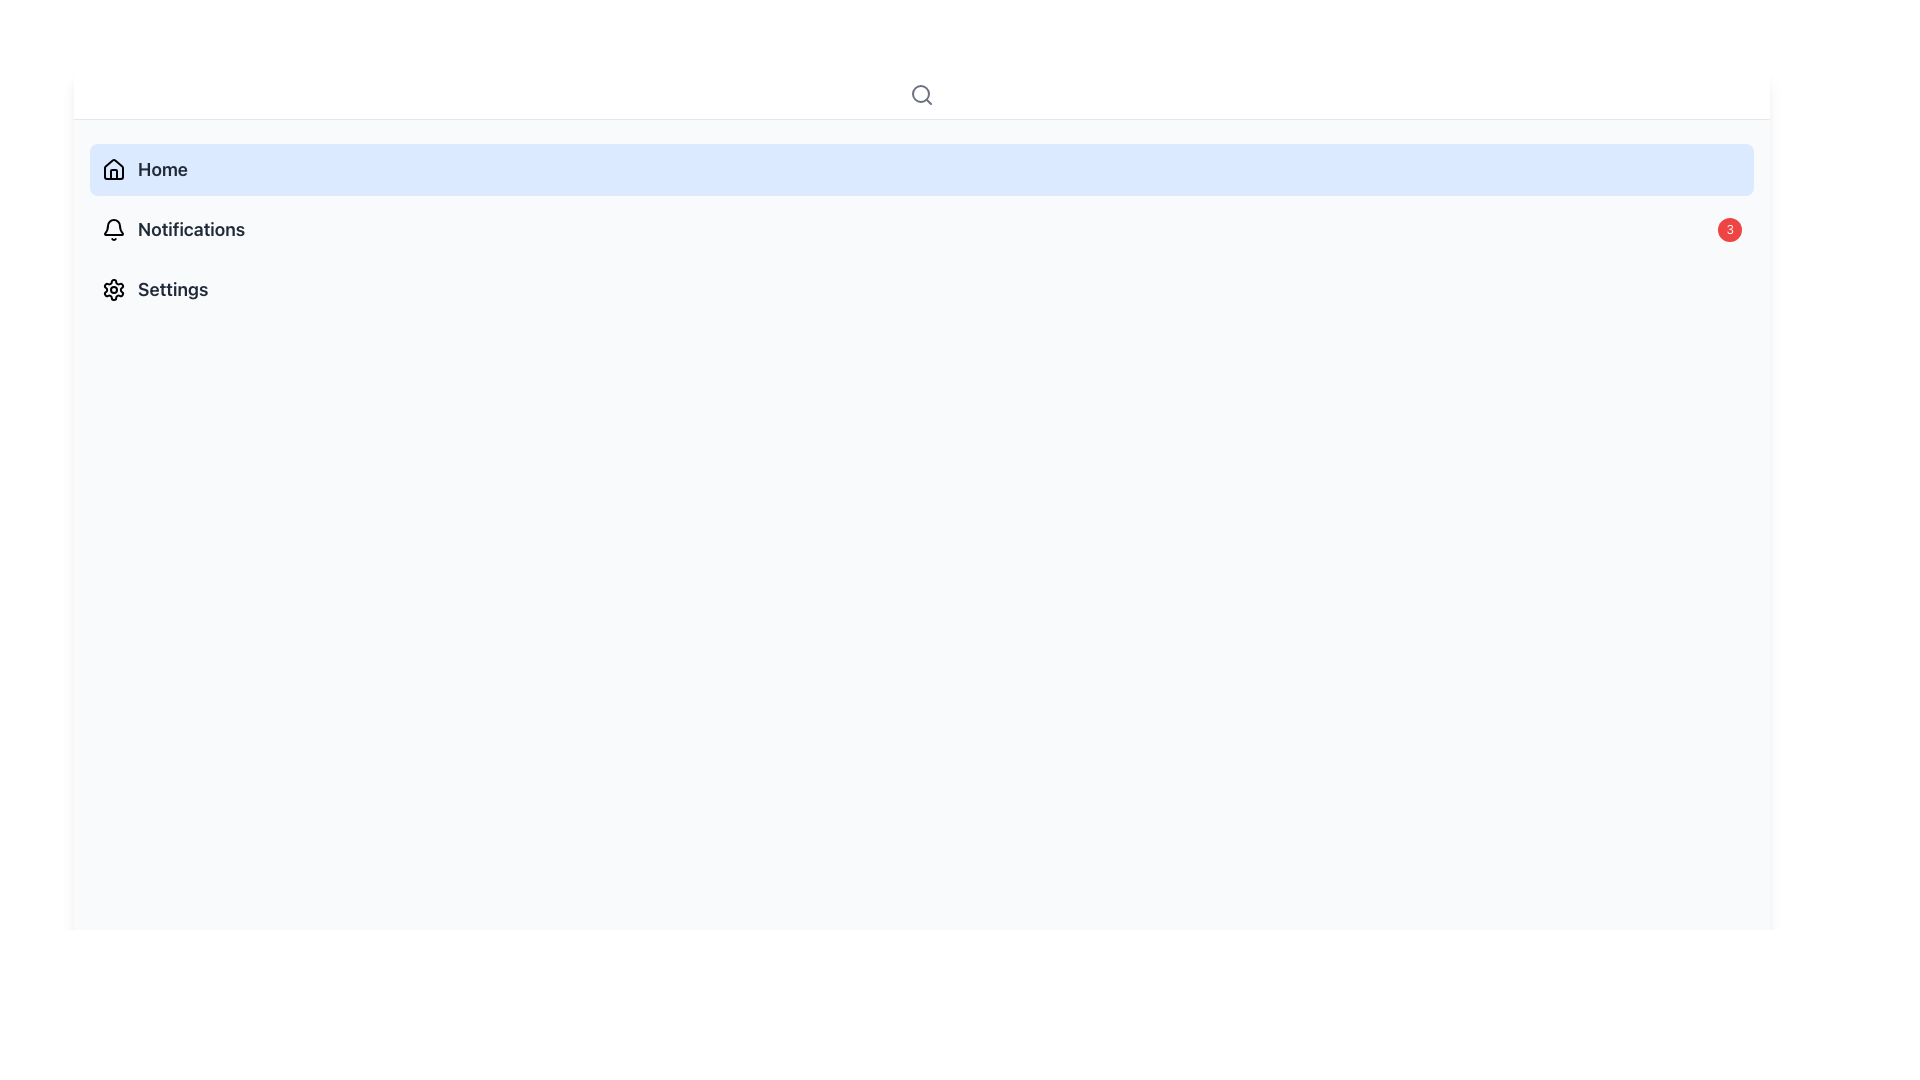 The image size is (1920, 1080). I want to click on label 'Home' which is the text for the first navigation item in the vertical menu located to the right of the house-shaped icon, so click(163, 168).